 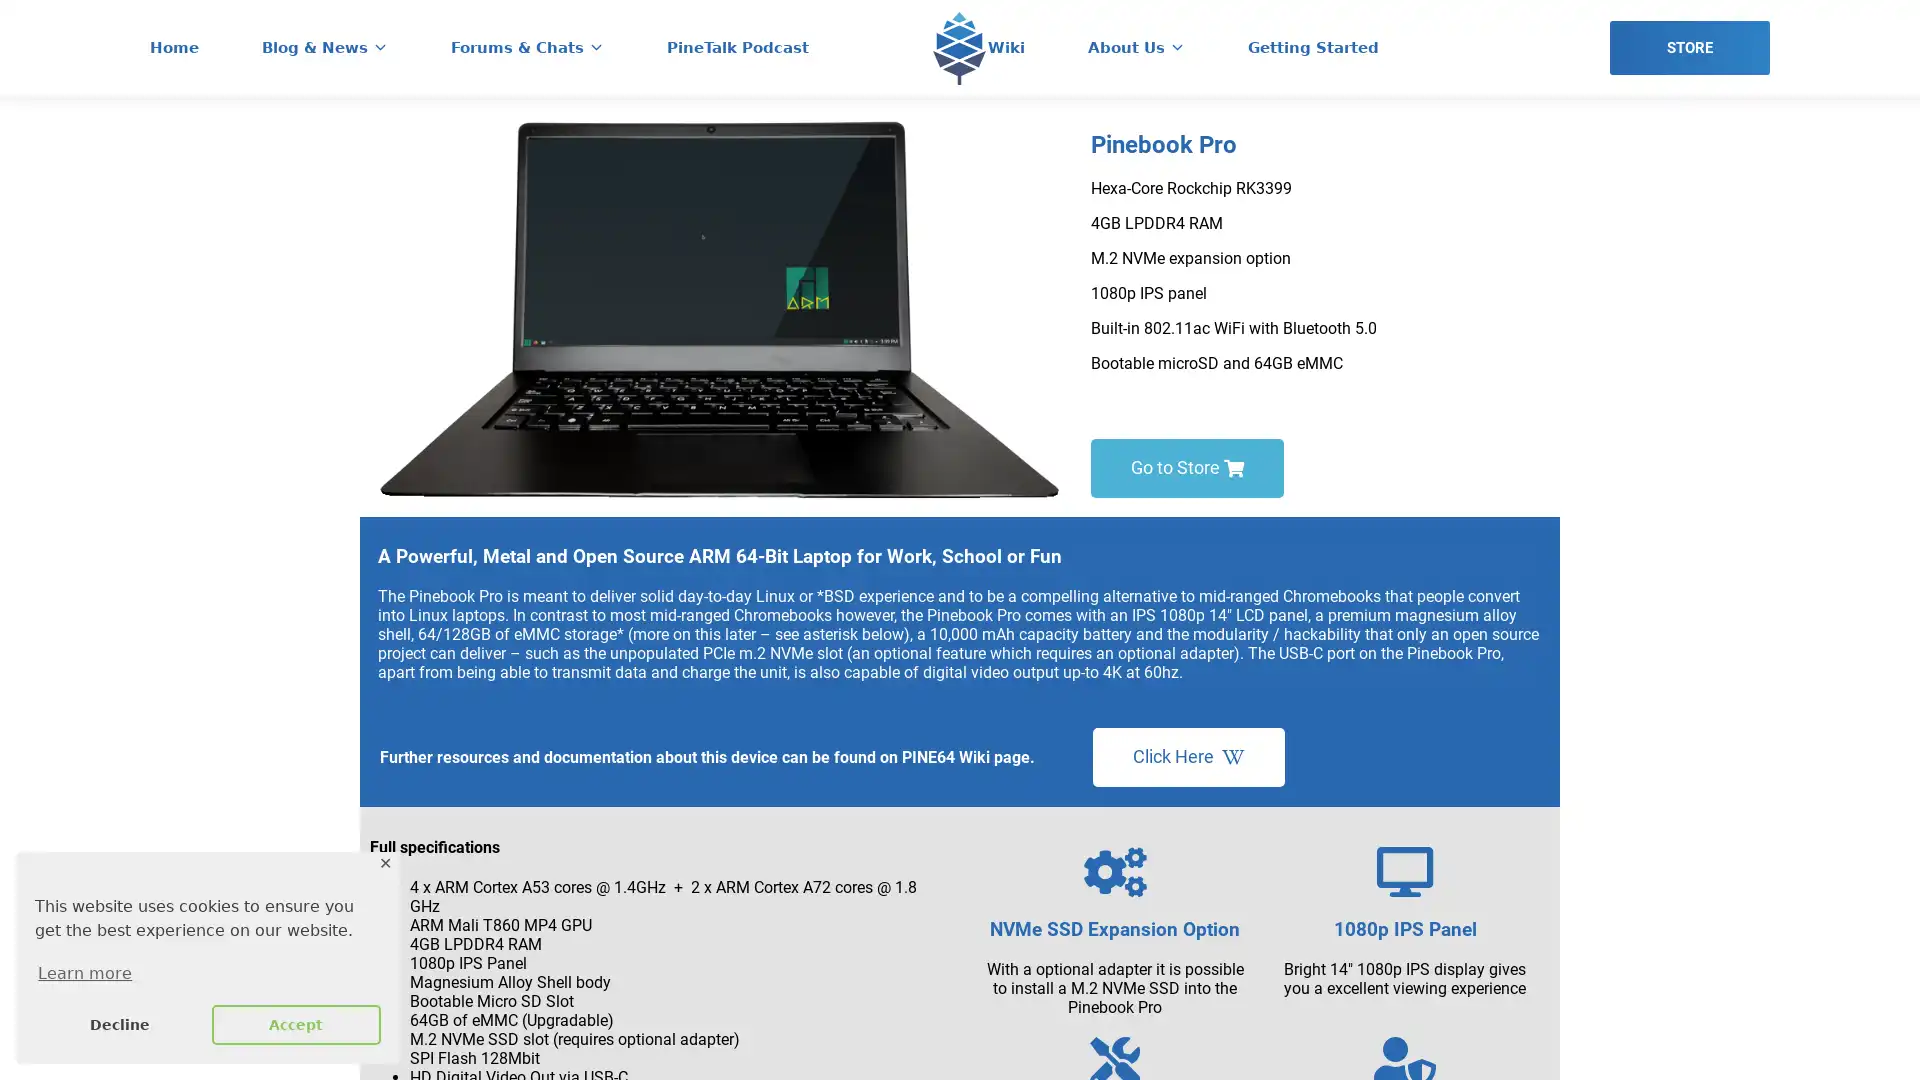 What do you see at coordinates (118, 1024) in the screenshot?
I see `deny cookies` at bounding box center [118, 1024].